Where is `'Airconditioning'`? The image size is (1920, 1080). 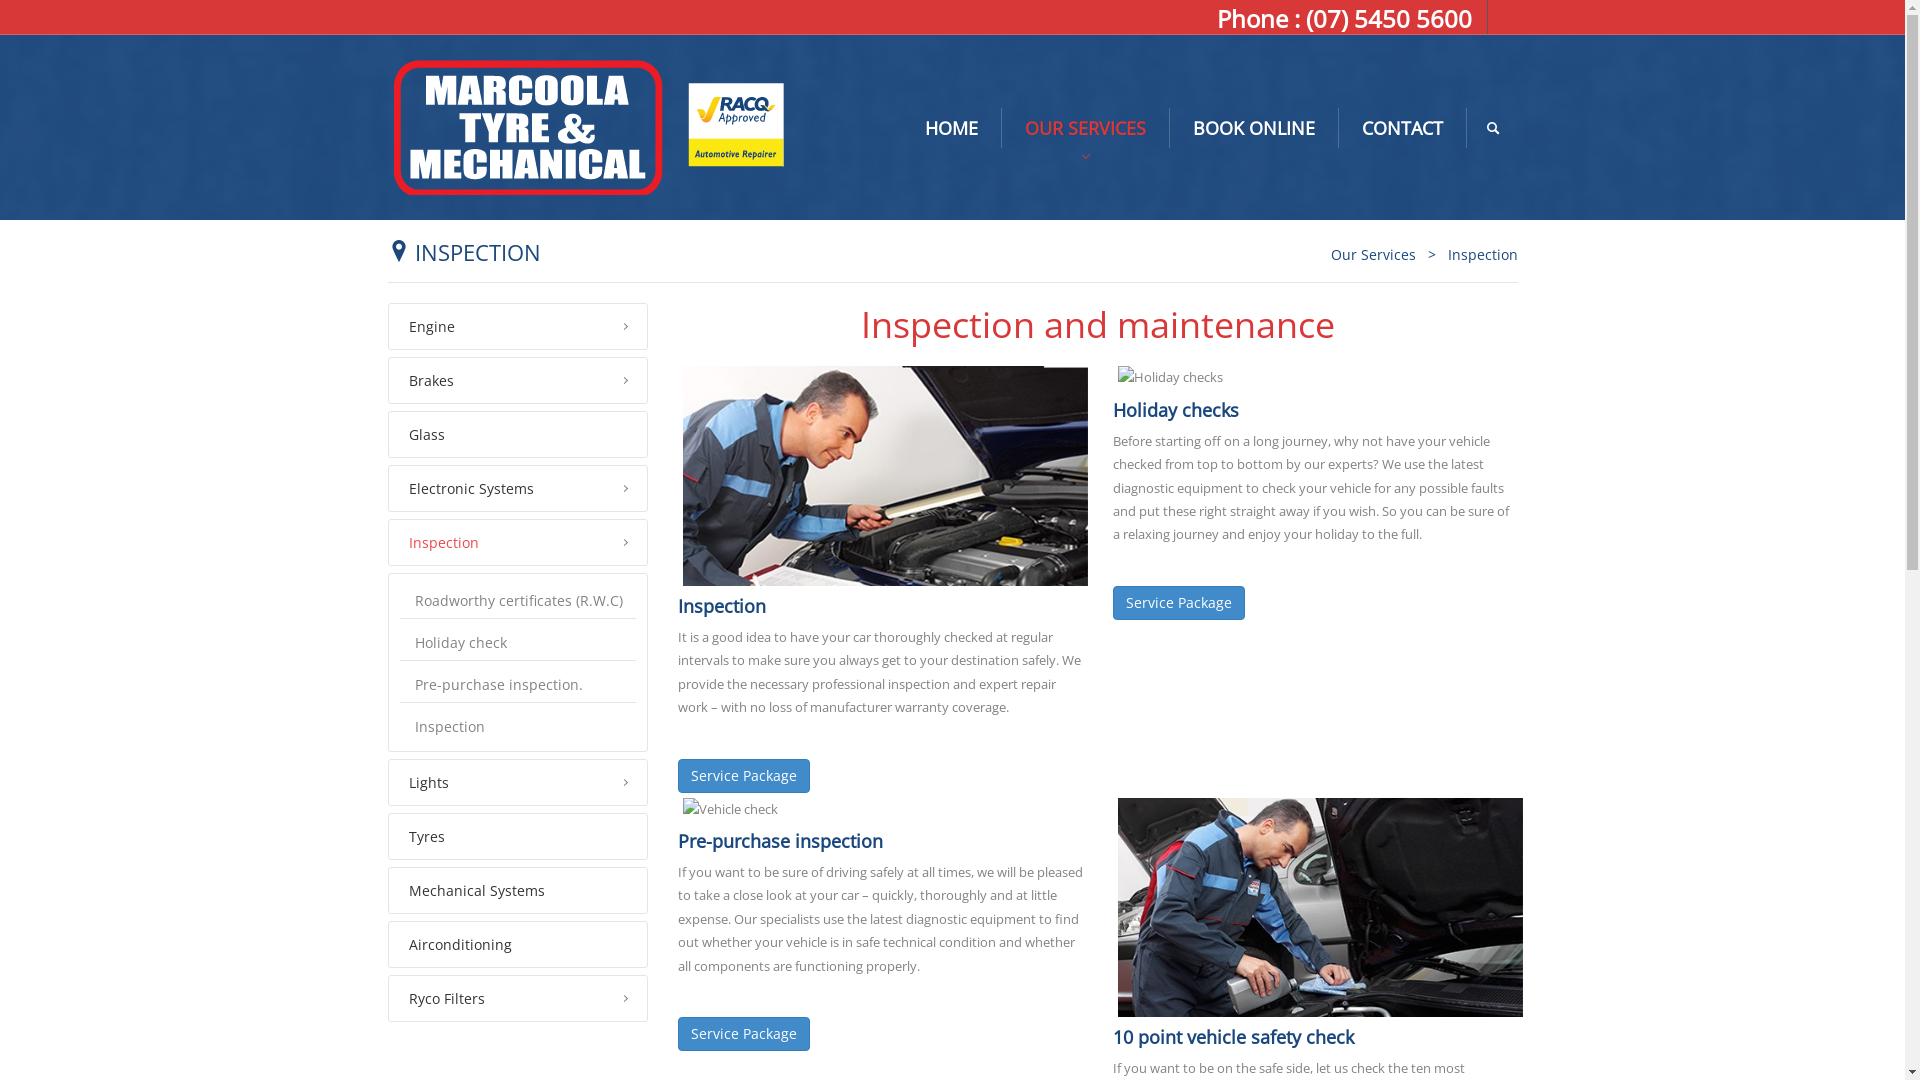 'Airconditioning' is located at coordinates (518, 944).